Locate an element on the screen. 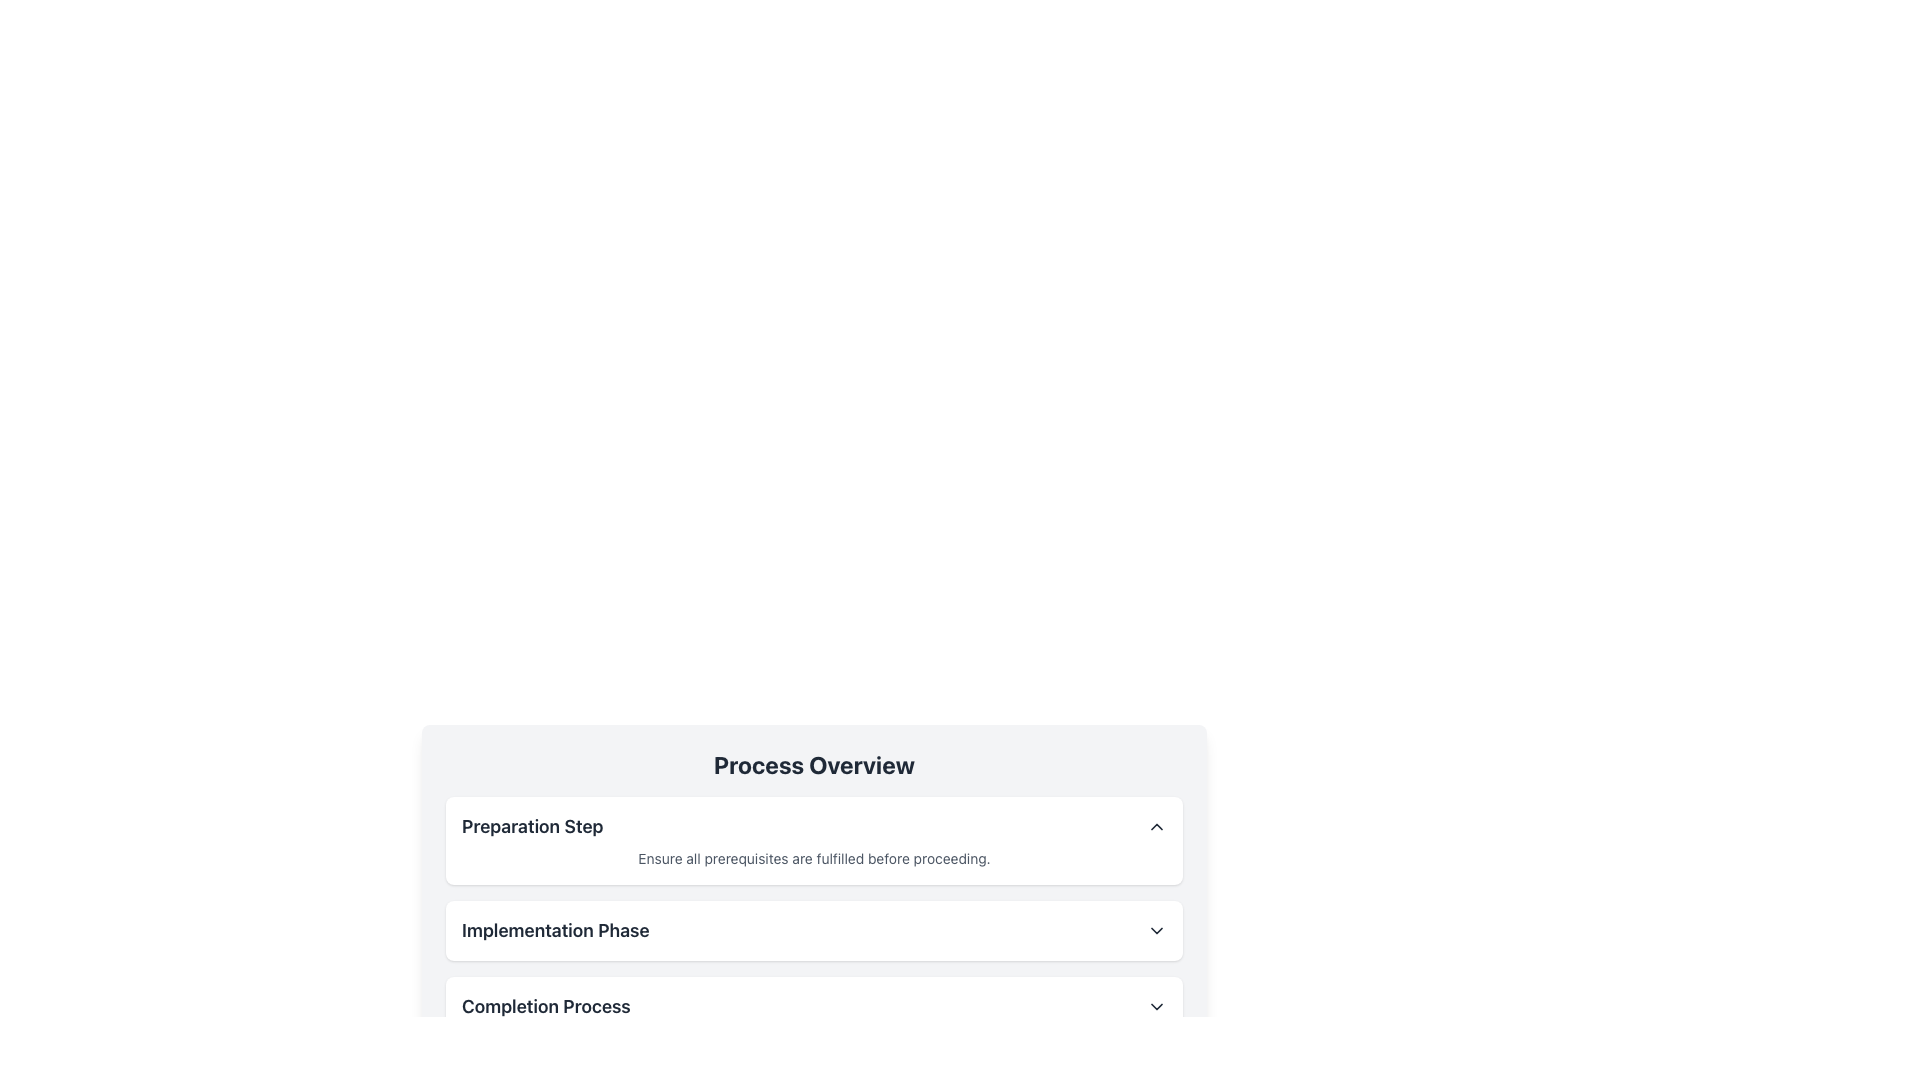  the text label displaying 'Completion Process' which is styled as a title or header in bold black font, located below 'Preparation Step' and 'Implementation Phase' is located at coordinates (546, 1006).